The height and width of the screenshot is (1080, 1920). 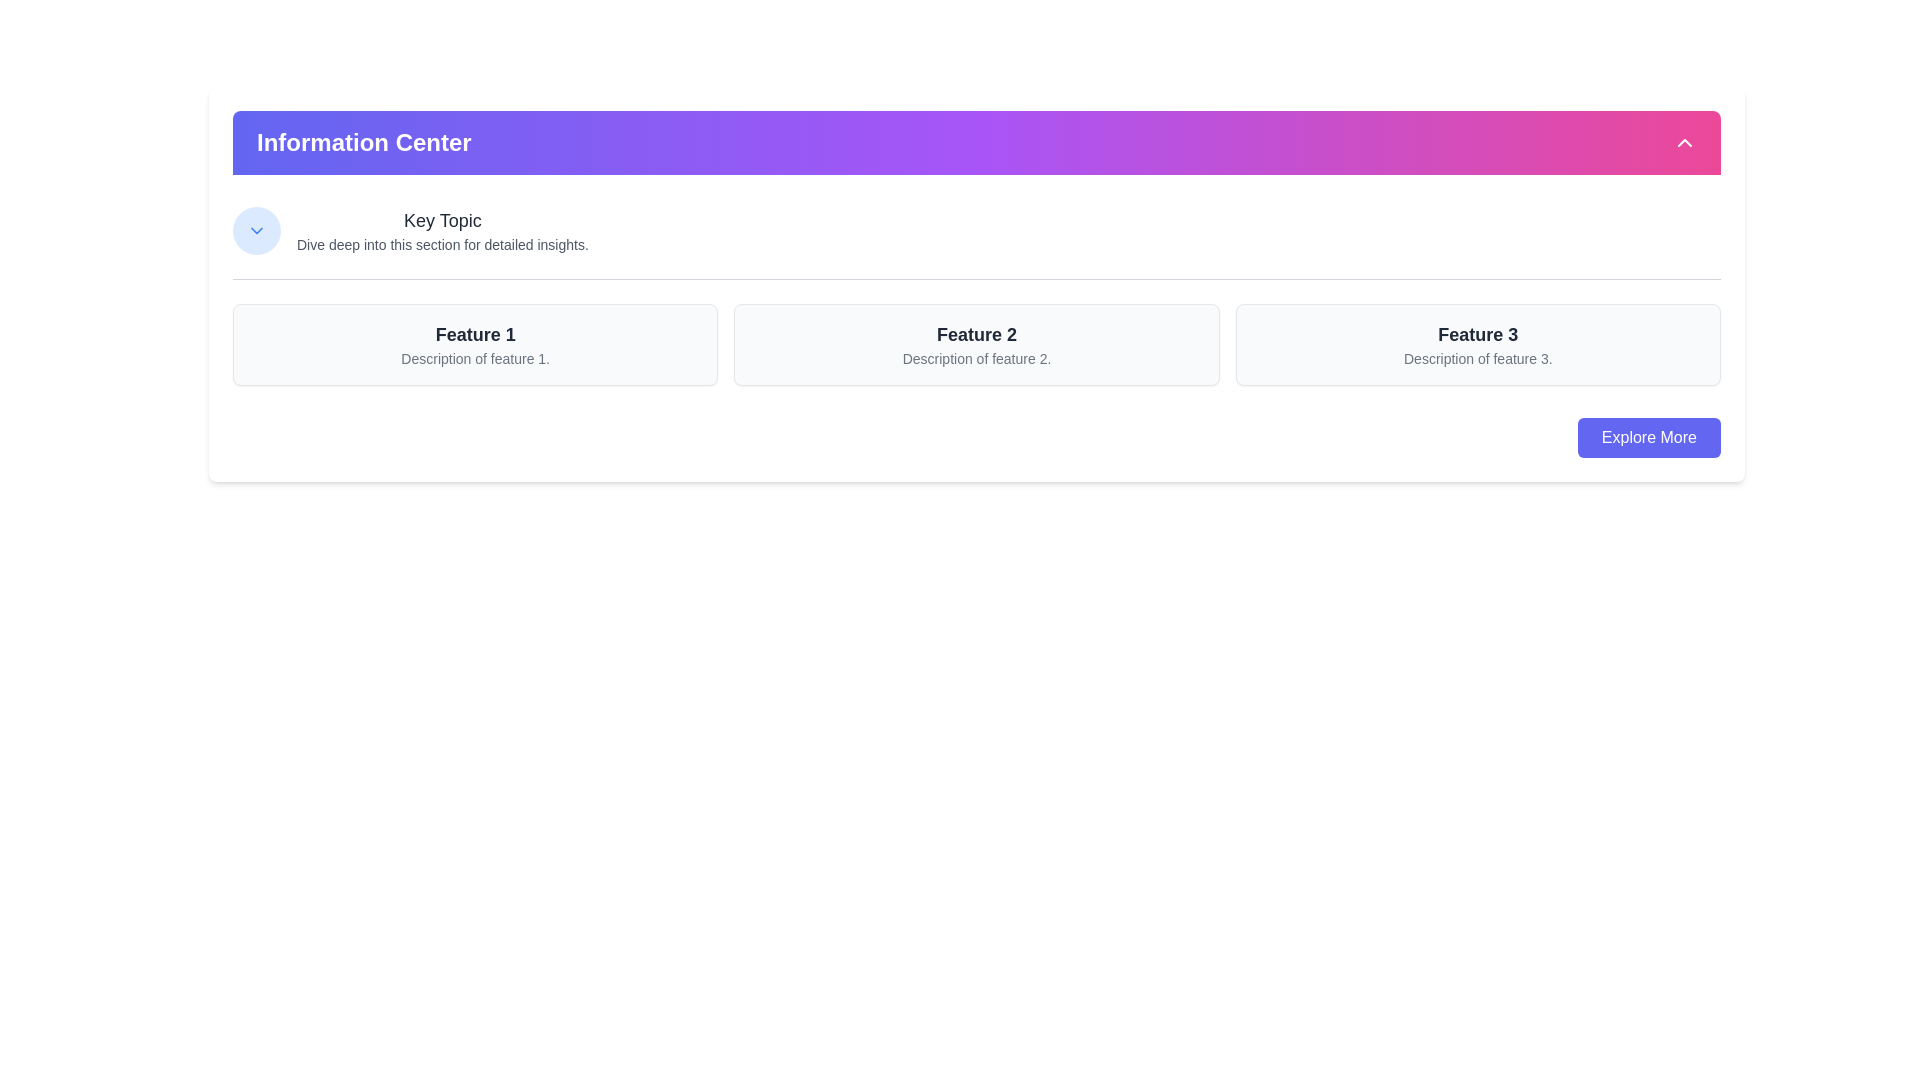 I want to click on the chevron-up icon located in the top-right corner of the gradient header bar labeled 'Information Center', so click(x=1683, y=141).